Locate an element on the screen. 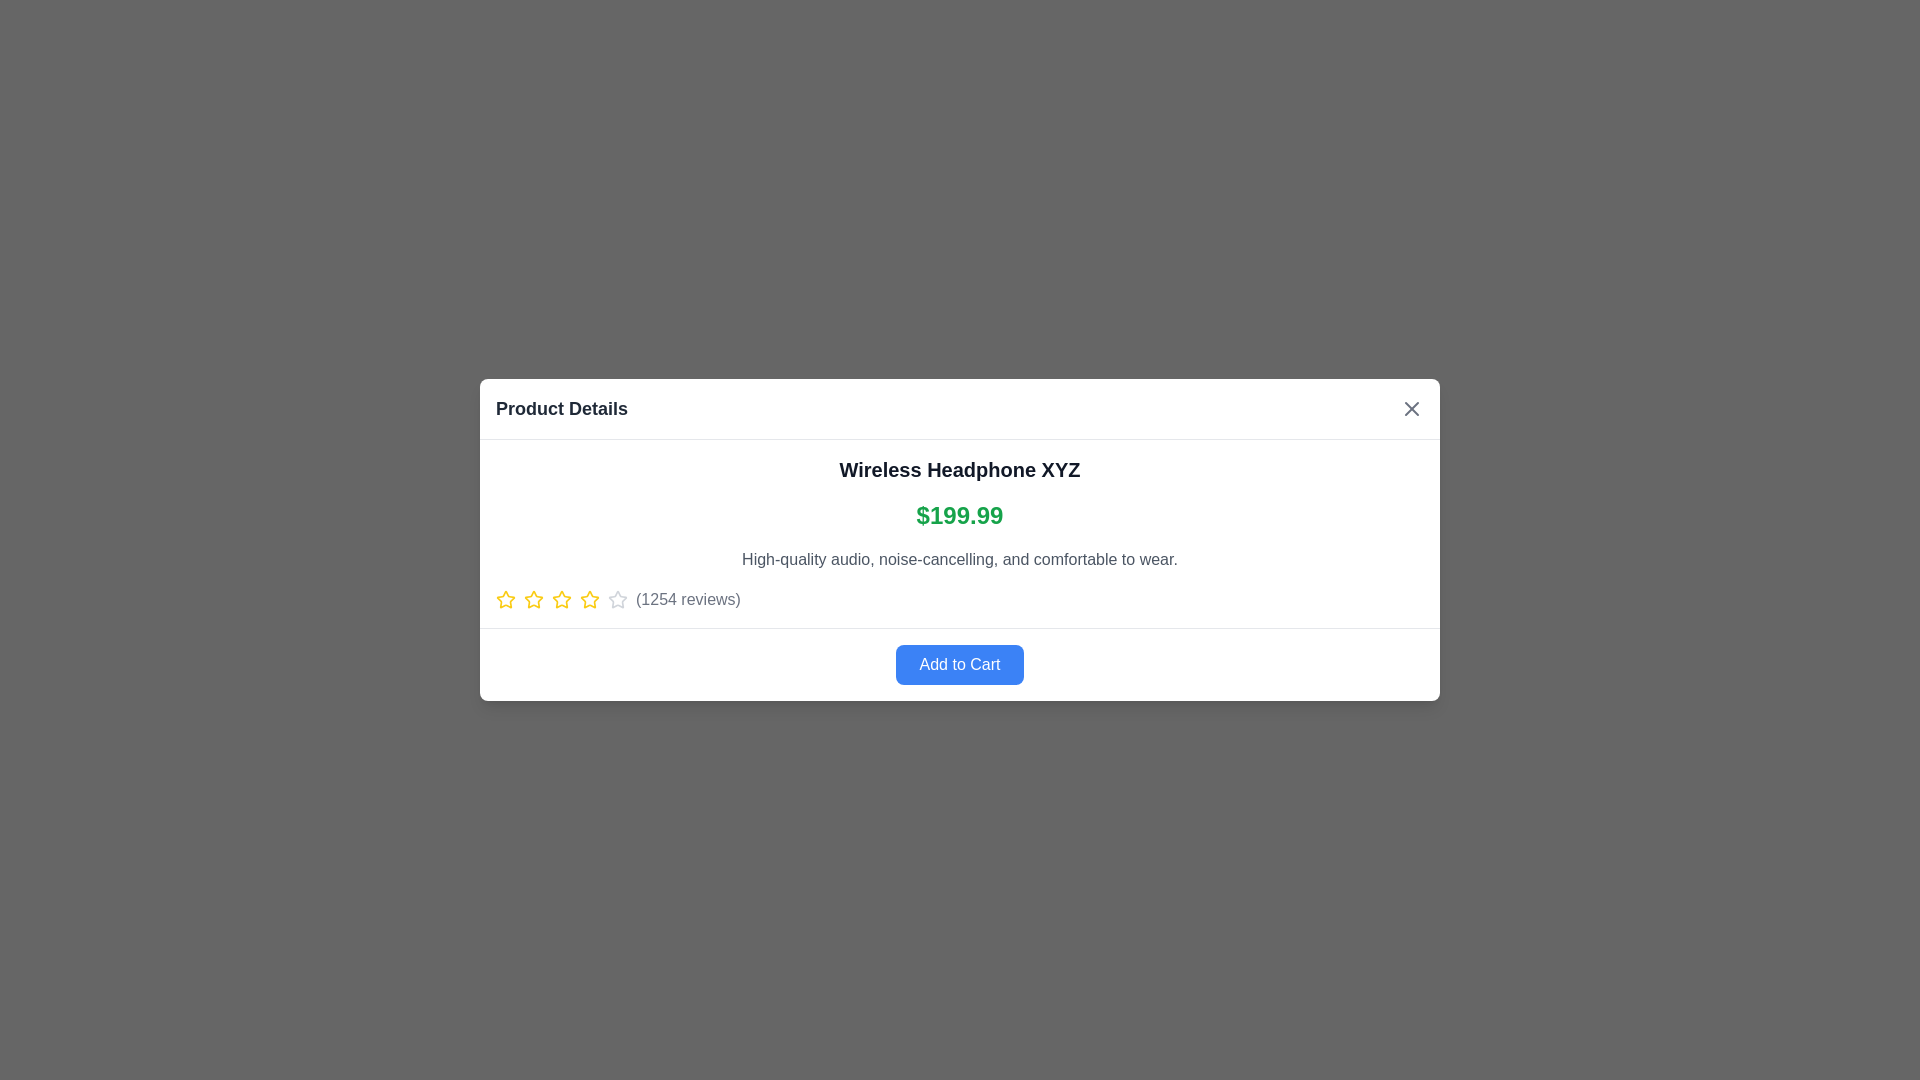 The image size is (1920, 1080). the first unfilled rating star icon, which has a yellow border and an empty interior, positioned before the text '(1254 reviews)' is located at coordinates (505, 599).